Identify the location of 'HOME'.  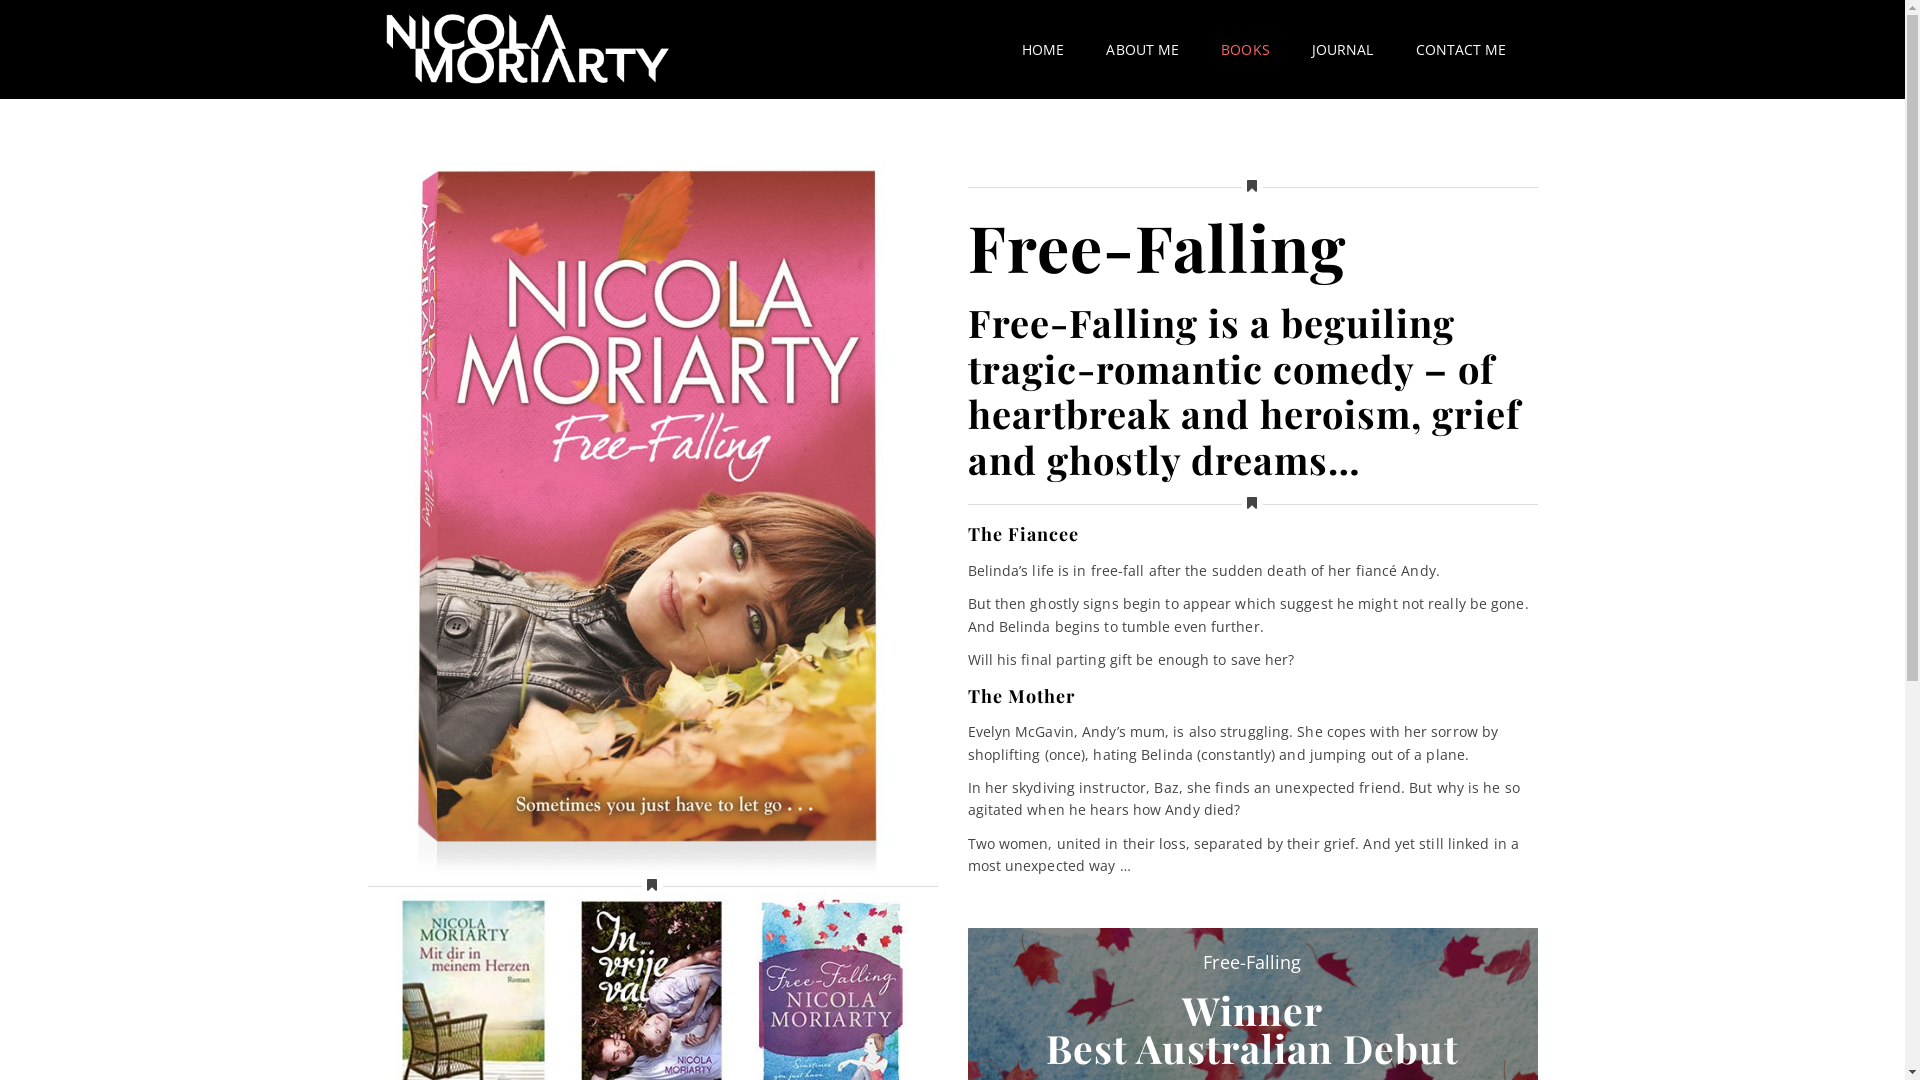
(1001, 48).